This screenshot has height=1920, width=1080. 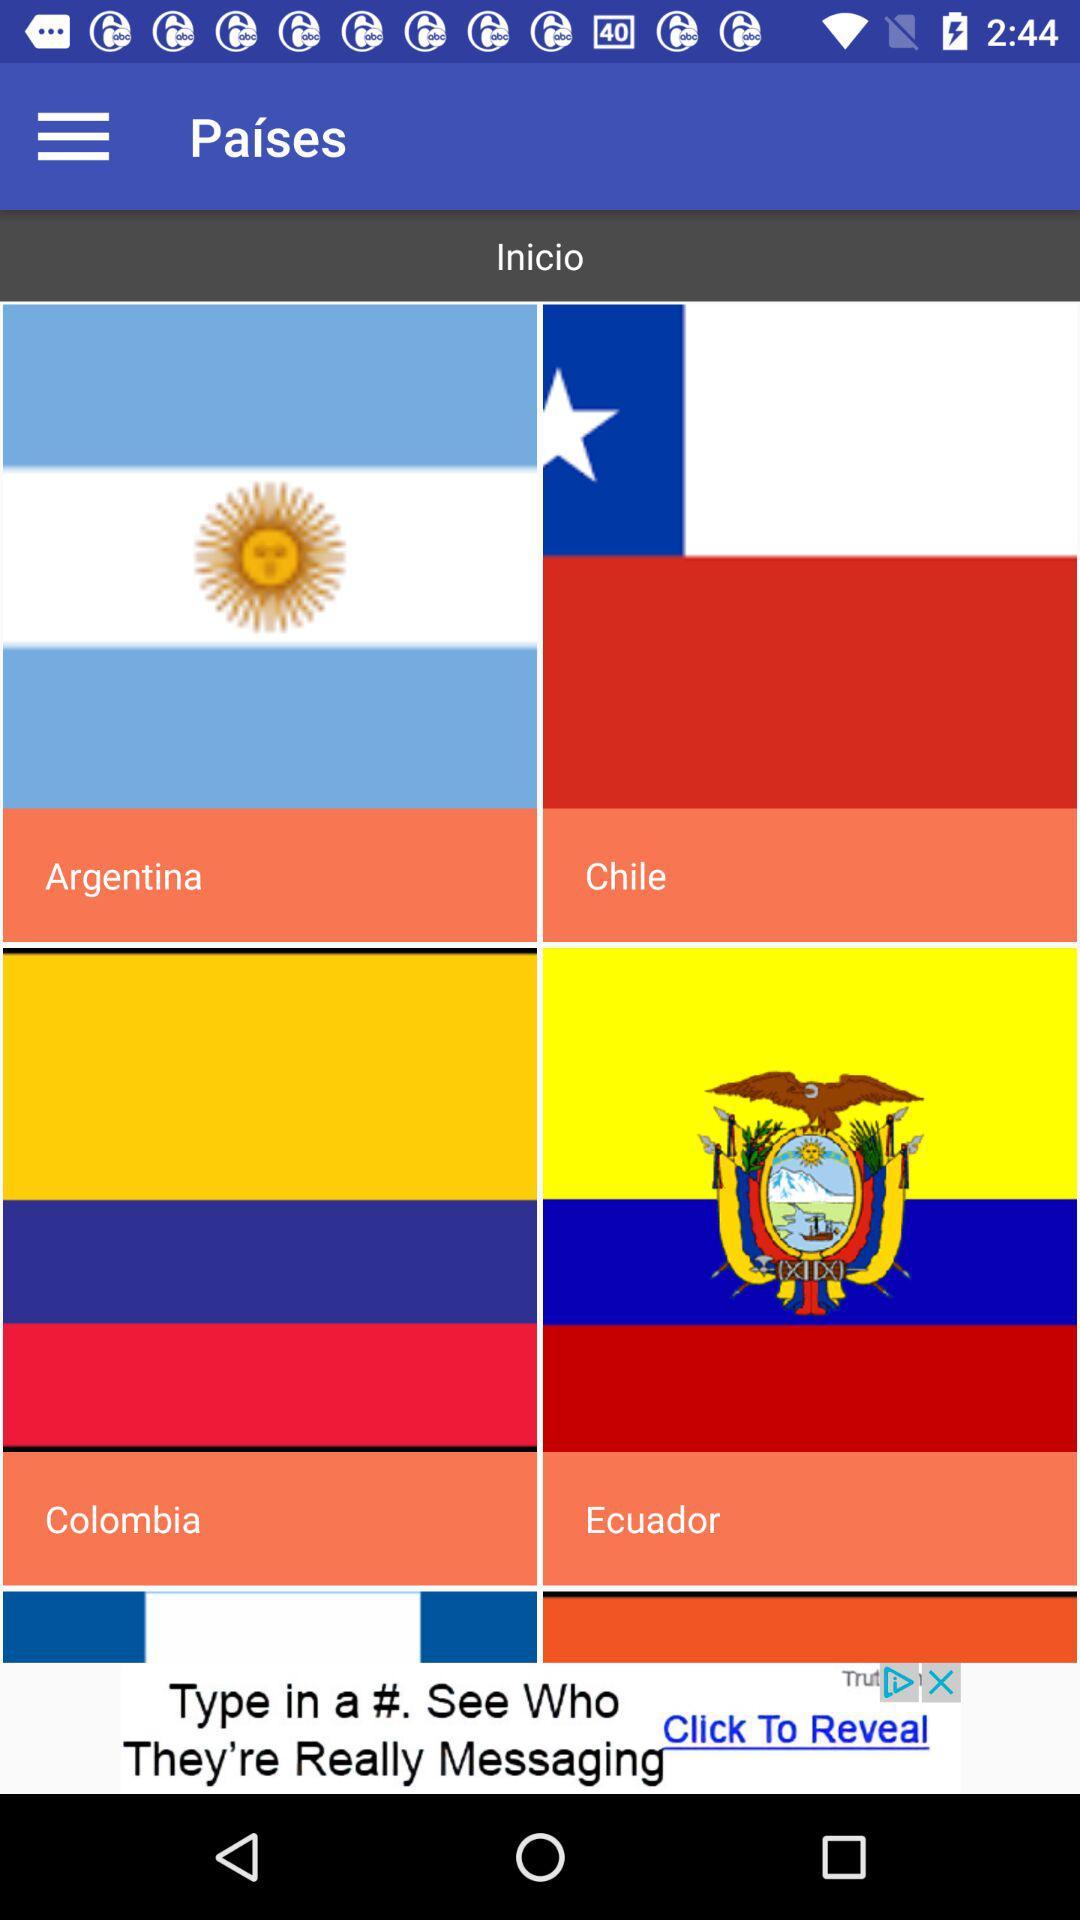 I want to click on advertising bar, so click(x=540, y=1727).